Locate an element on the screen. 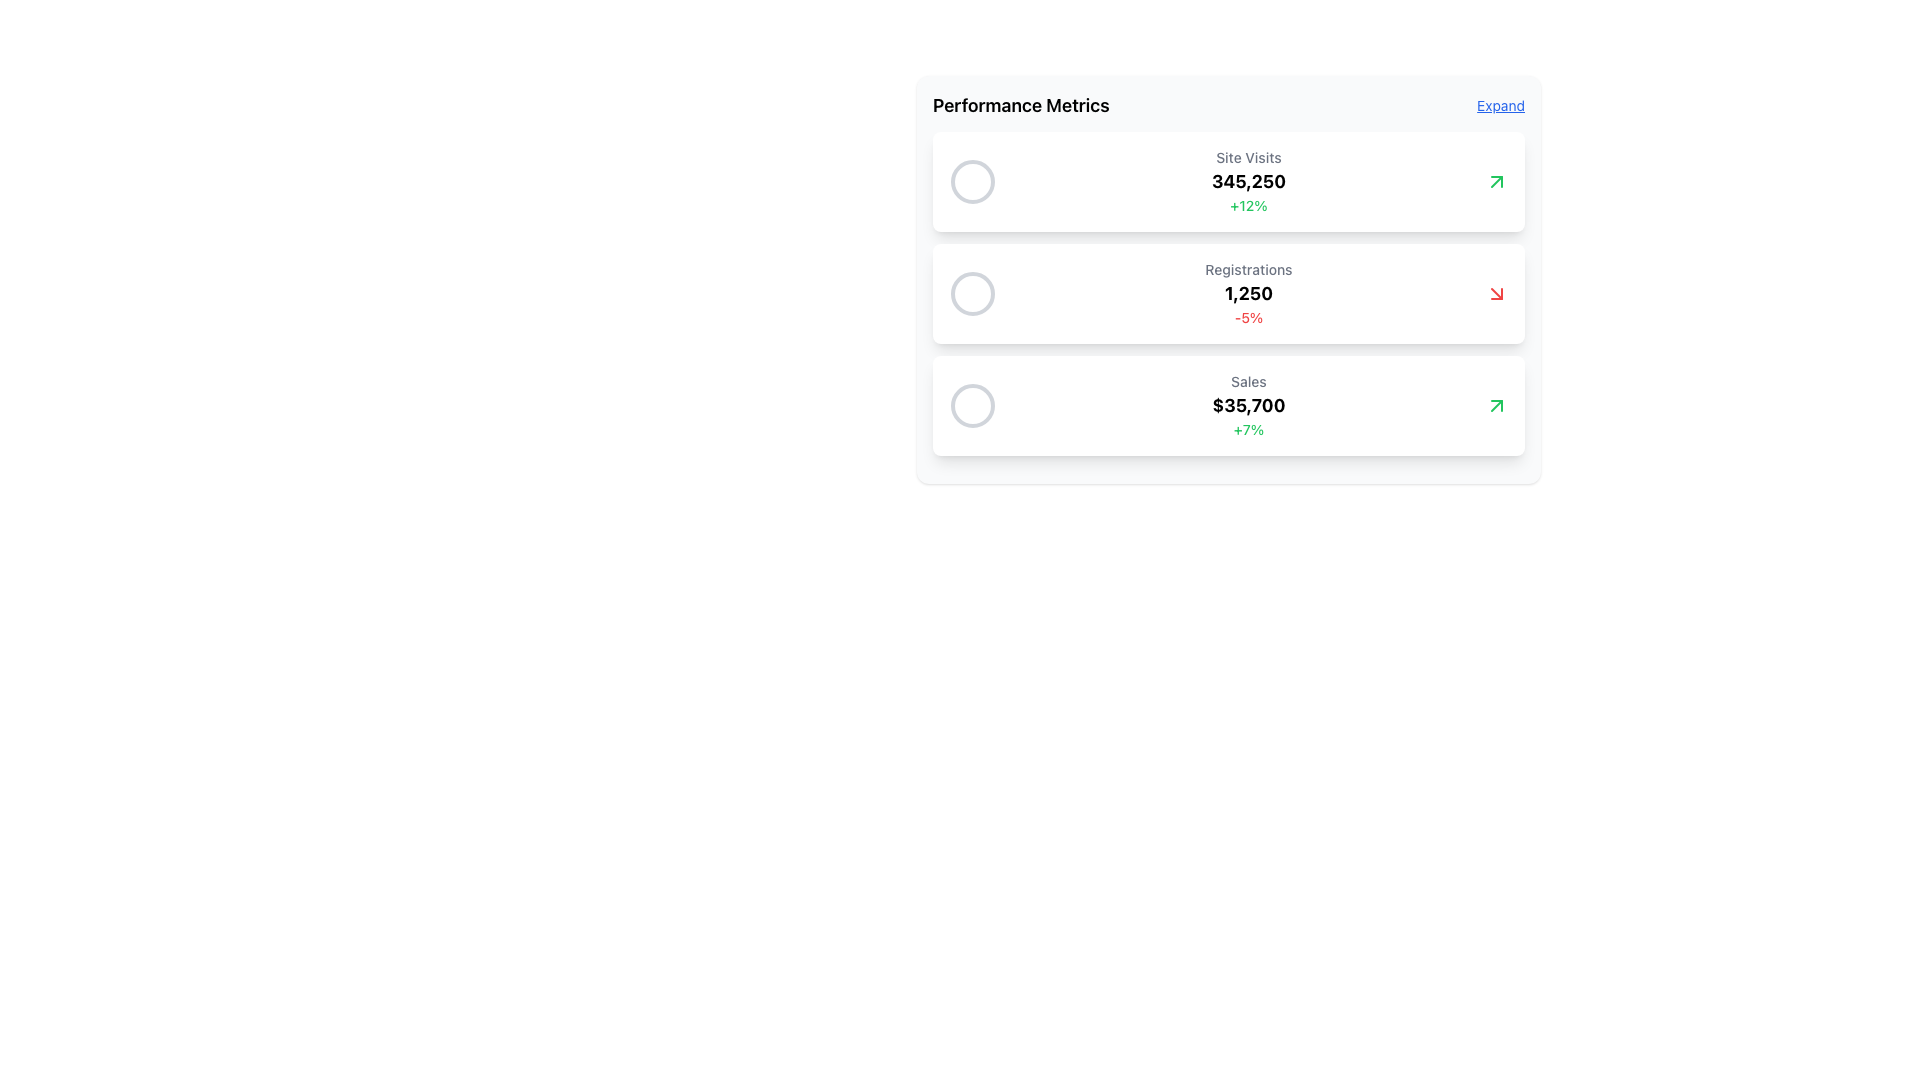 The height and width of the screenshot is (1080, 1920). the Text Label element displaying '$35,700' which is centrally located in the bottom-most card of the 'Performance Metrics' section is located at coordinates (1247, 405).